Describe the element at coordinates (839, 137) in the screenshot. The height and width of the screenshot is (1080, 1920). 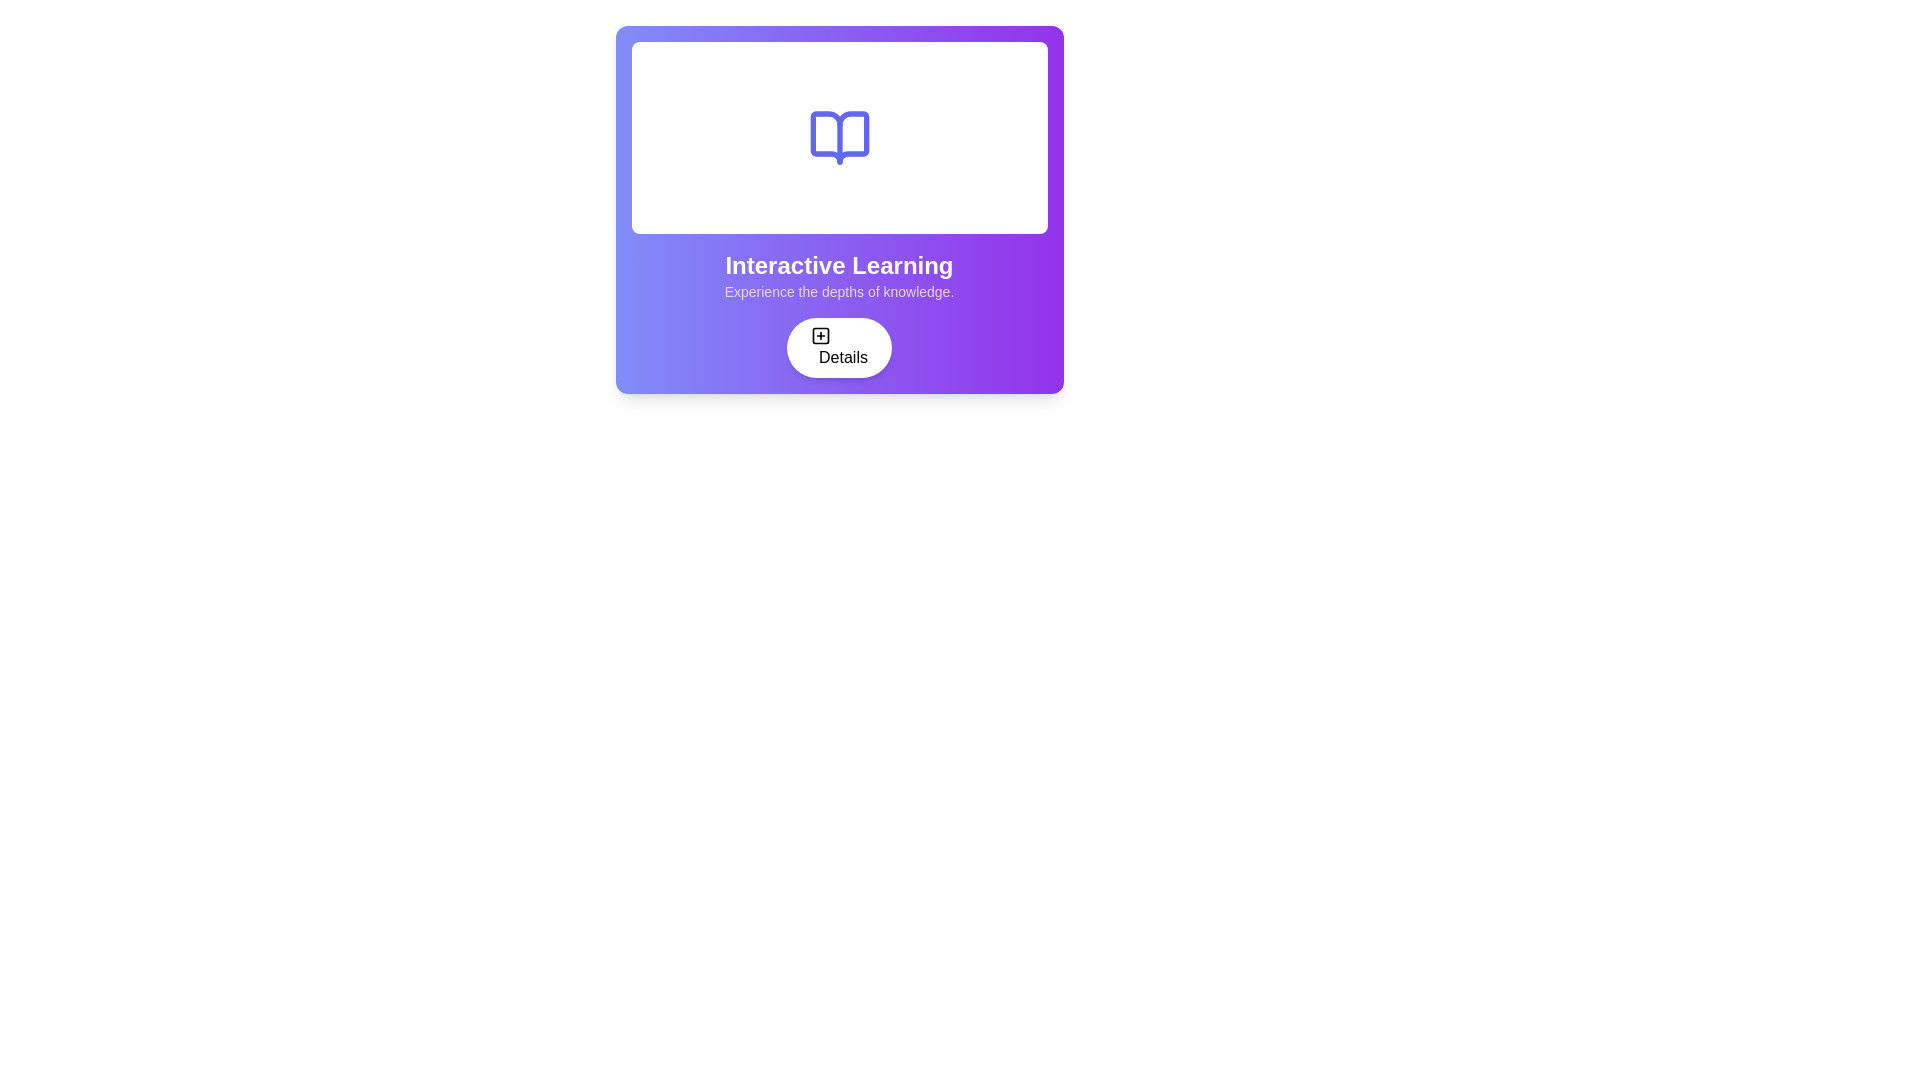
I see `the right-side graphical element of the open book icon, which has a purple outline and is slightly curved to resemble the book's pages` at that location.